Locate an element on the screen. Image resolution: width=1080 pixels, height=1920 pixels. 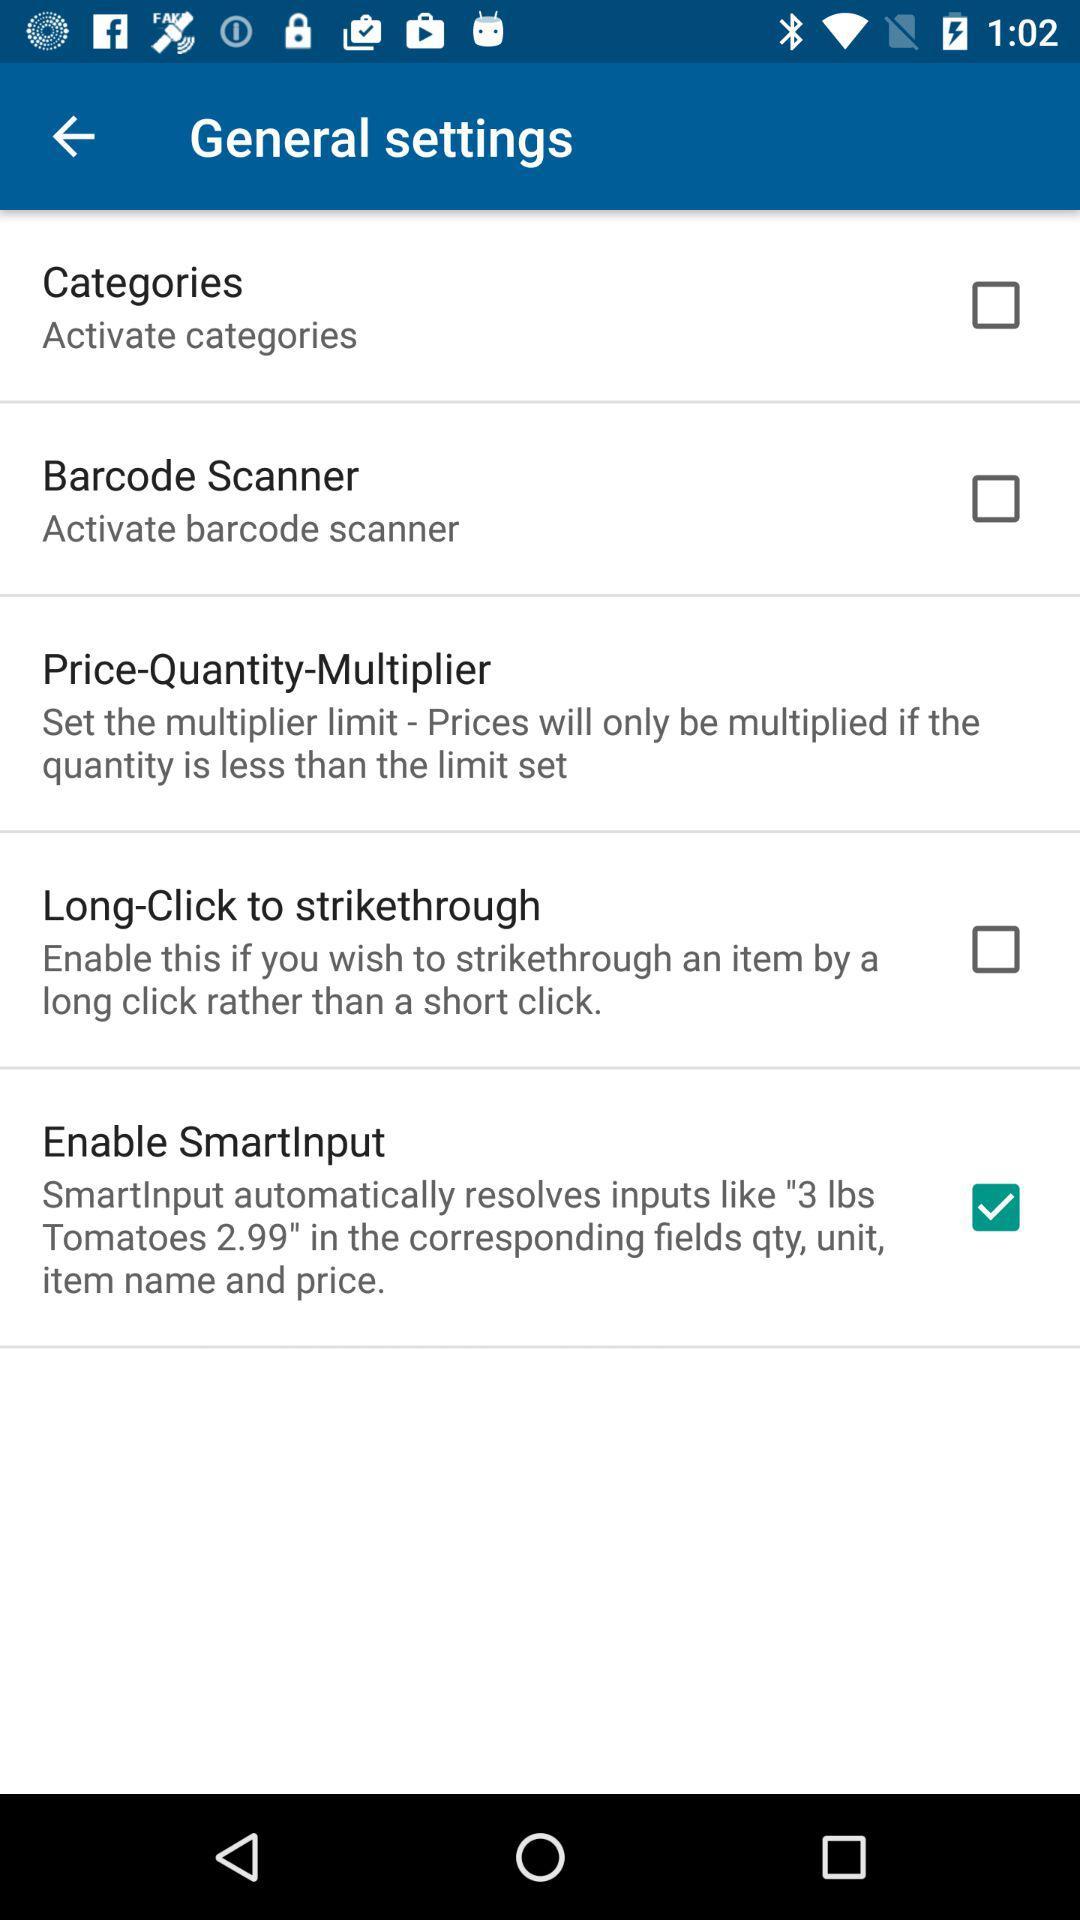
enable this if item is located at coordinates (477, 978).